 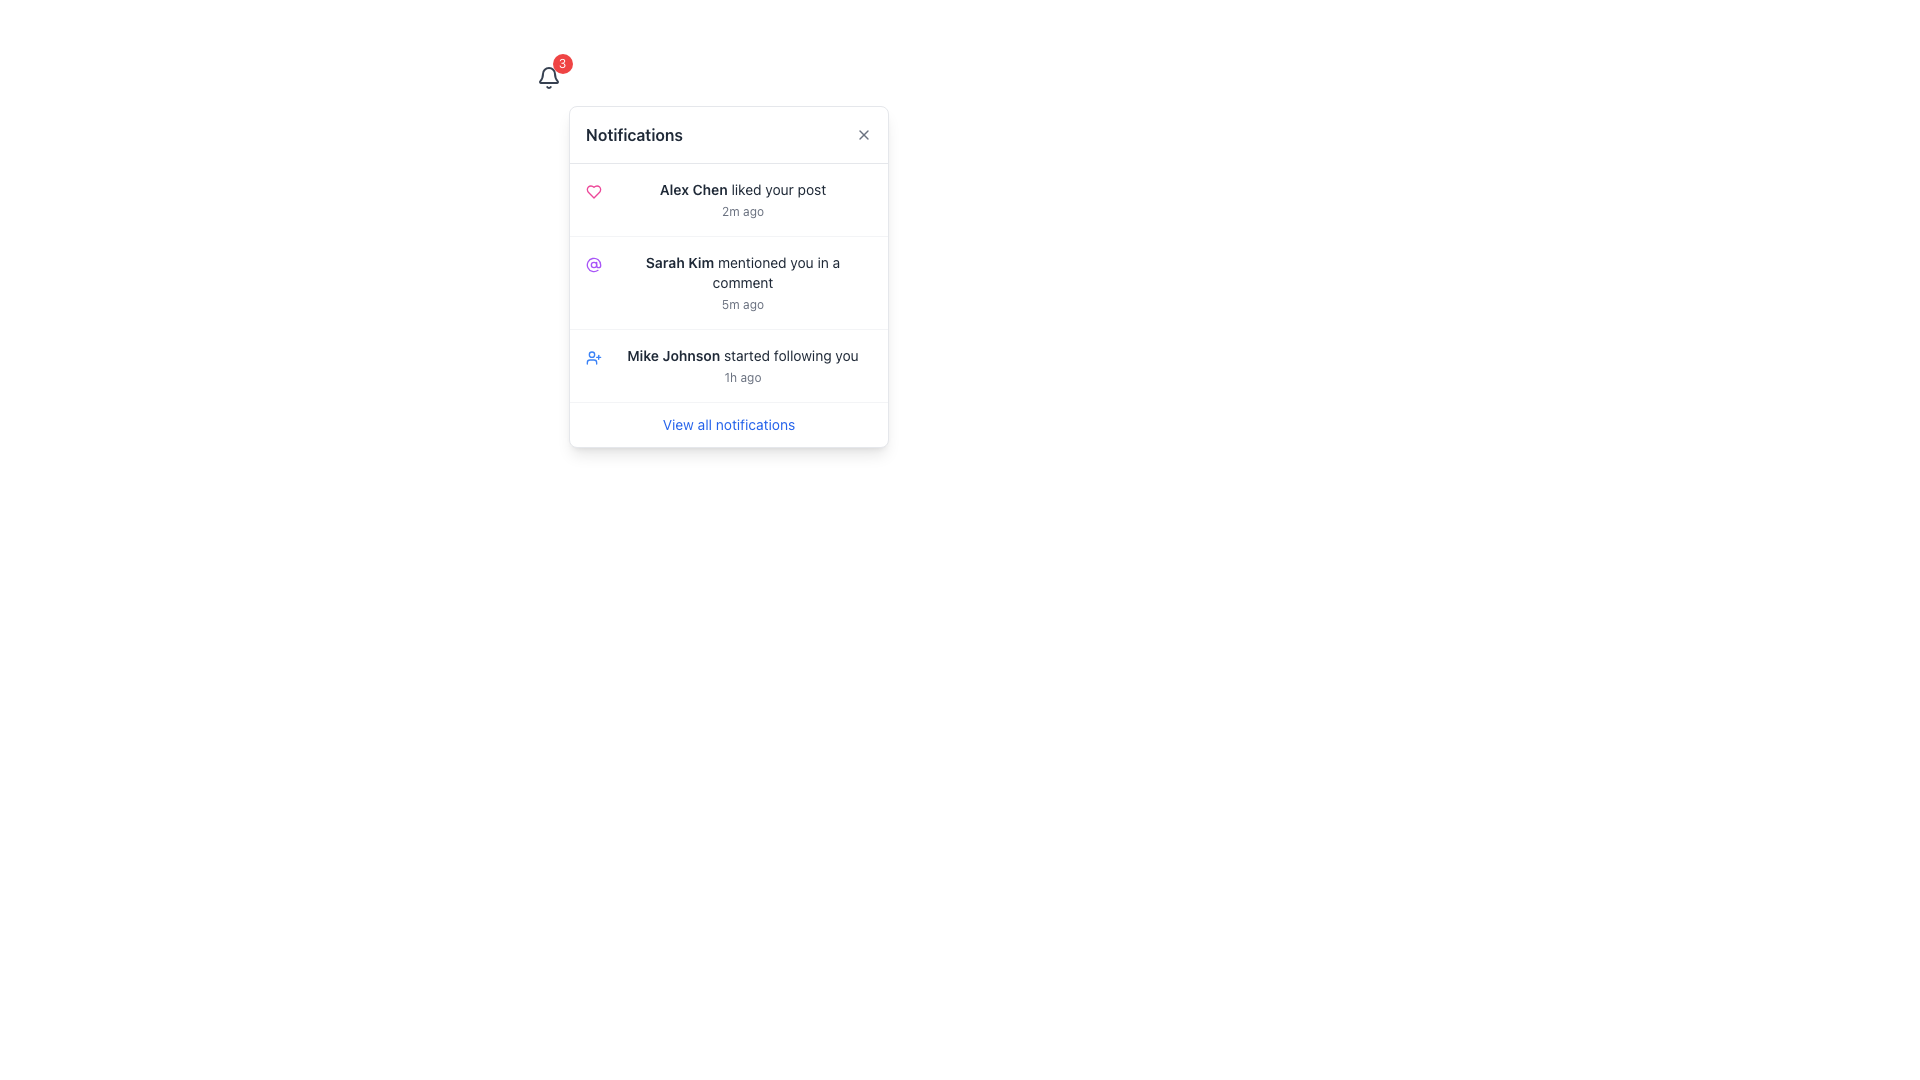 What do you see at coordinates (728, 200) in the screenshot?
I see `the notification entry indicating that 'Alex Chen' liked the user's post, which is the first item in the notifications dropdown list` at bounding box center [728, 200].